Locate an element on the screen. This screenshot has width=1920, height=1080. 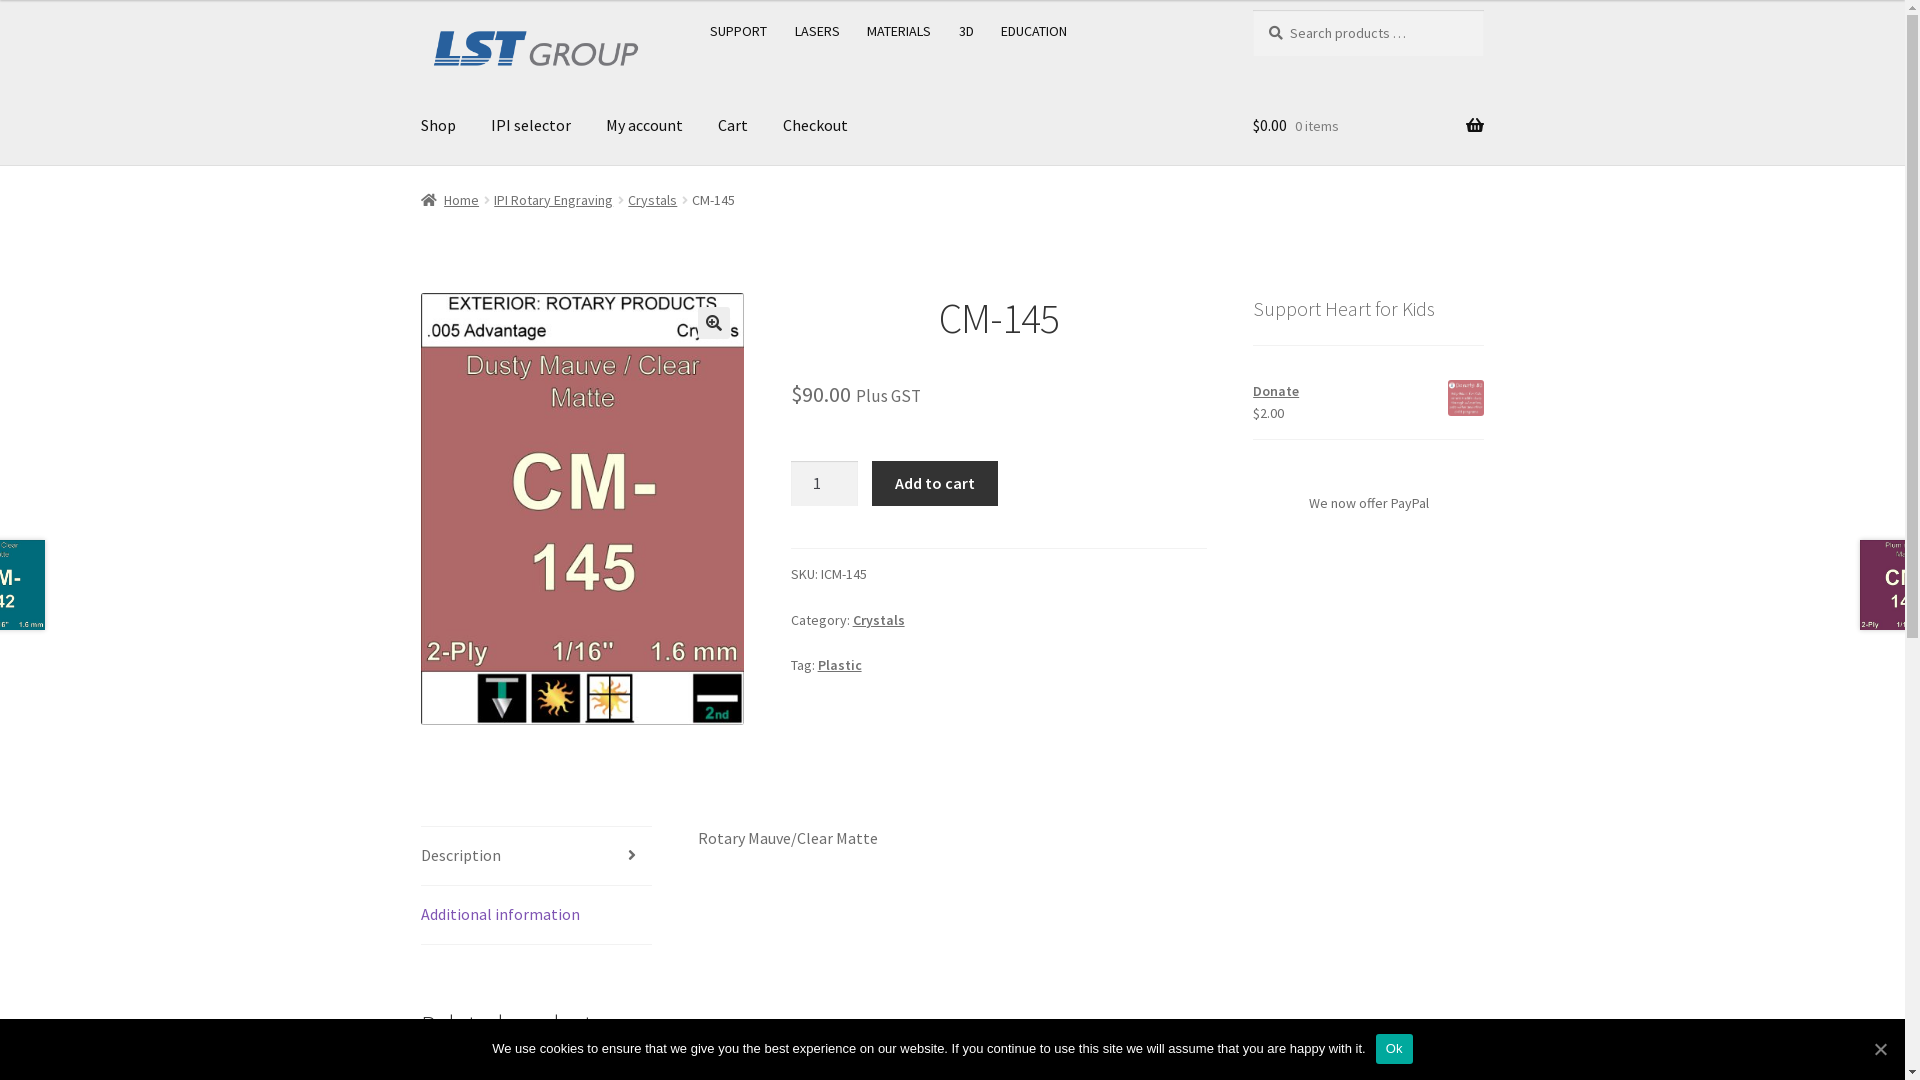
'SUPPORT' is located at coordinates (738, 30).